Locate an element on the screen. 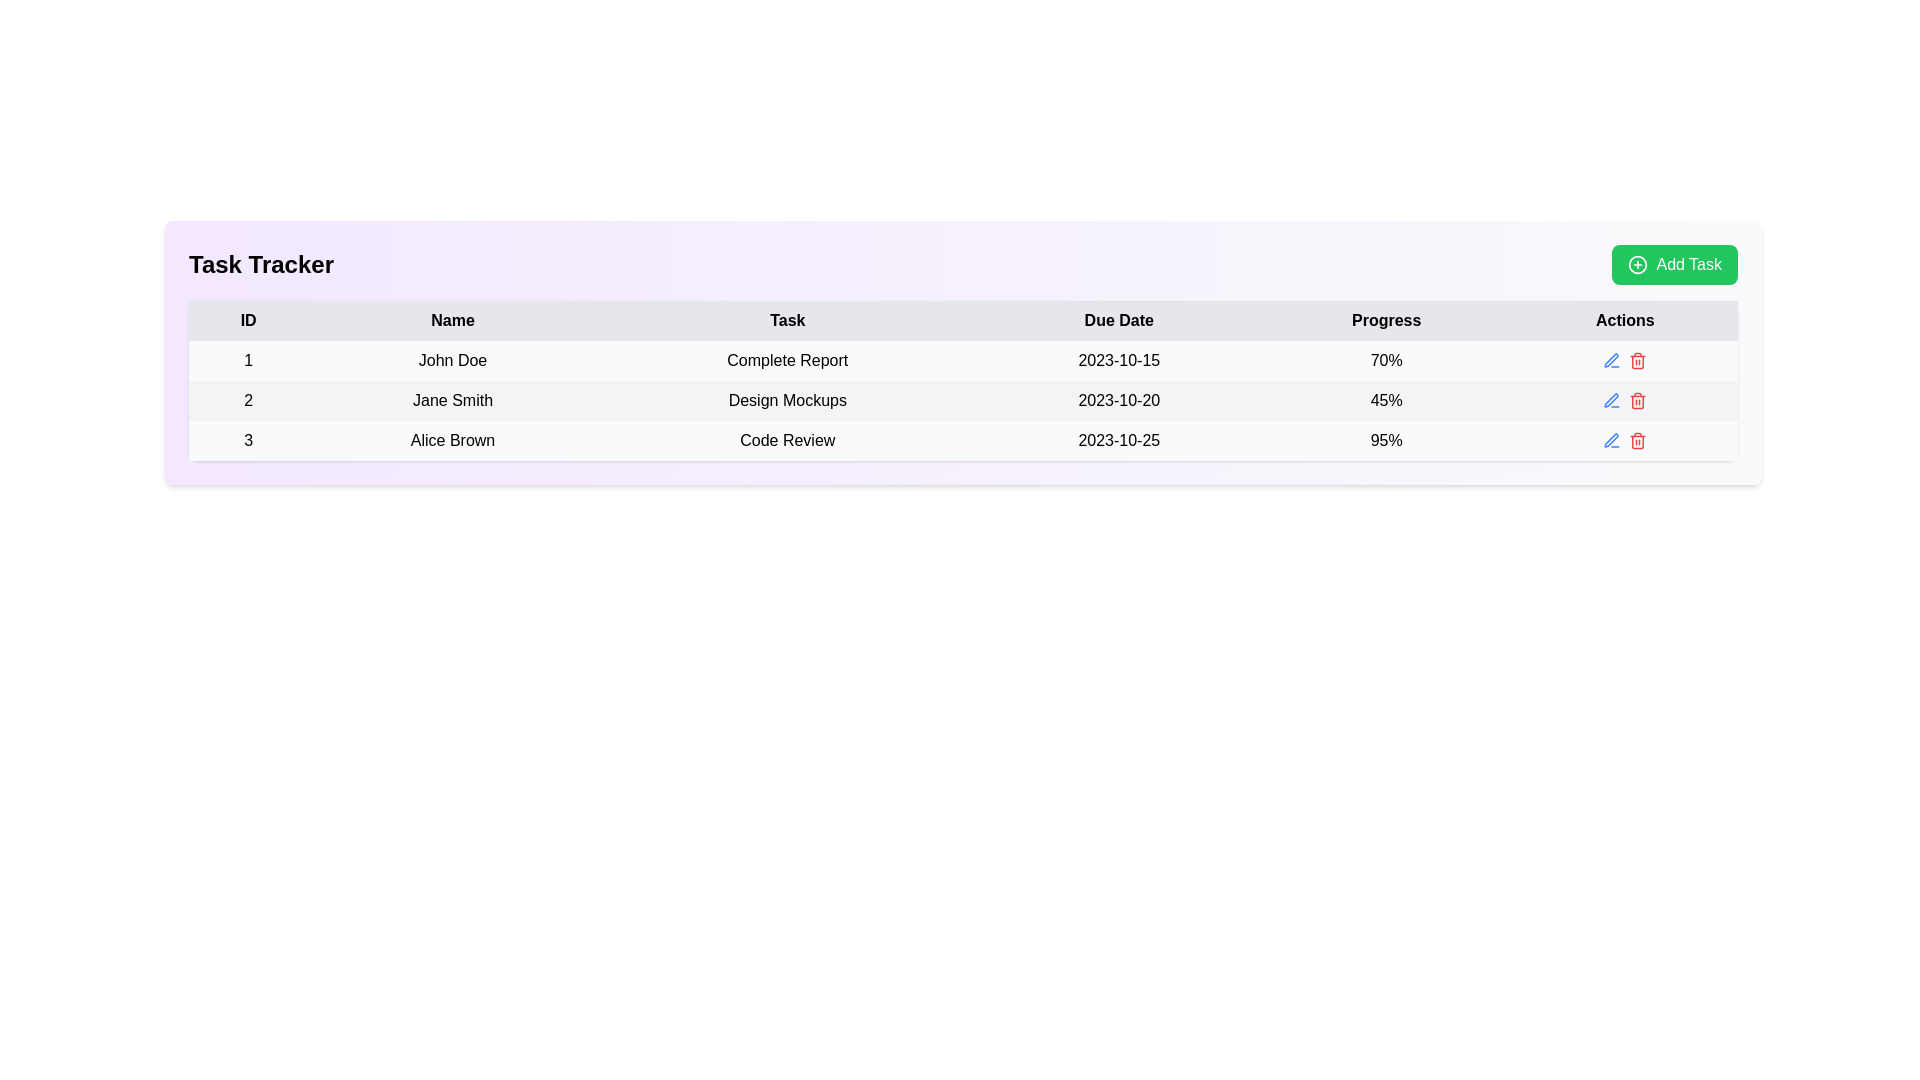  the non-interactive progress Text label indicating the completion percentage for 'Alice Brown - Code Review - 2023-10-25' in the fifth column of the table is located at coordinates (1385, 439).